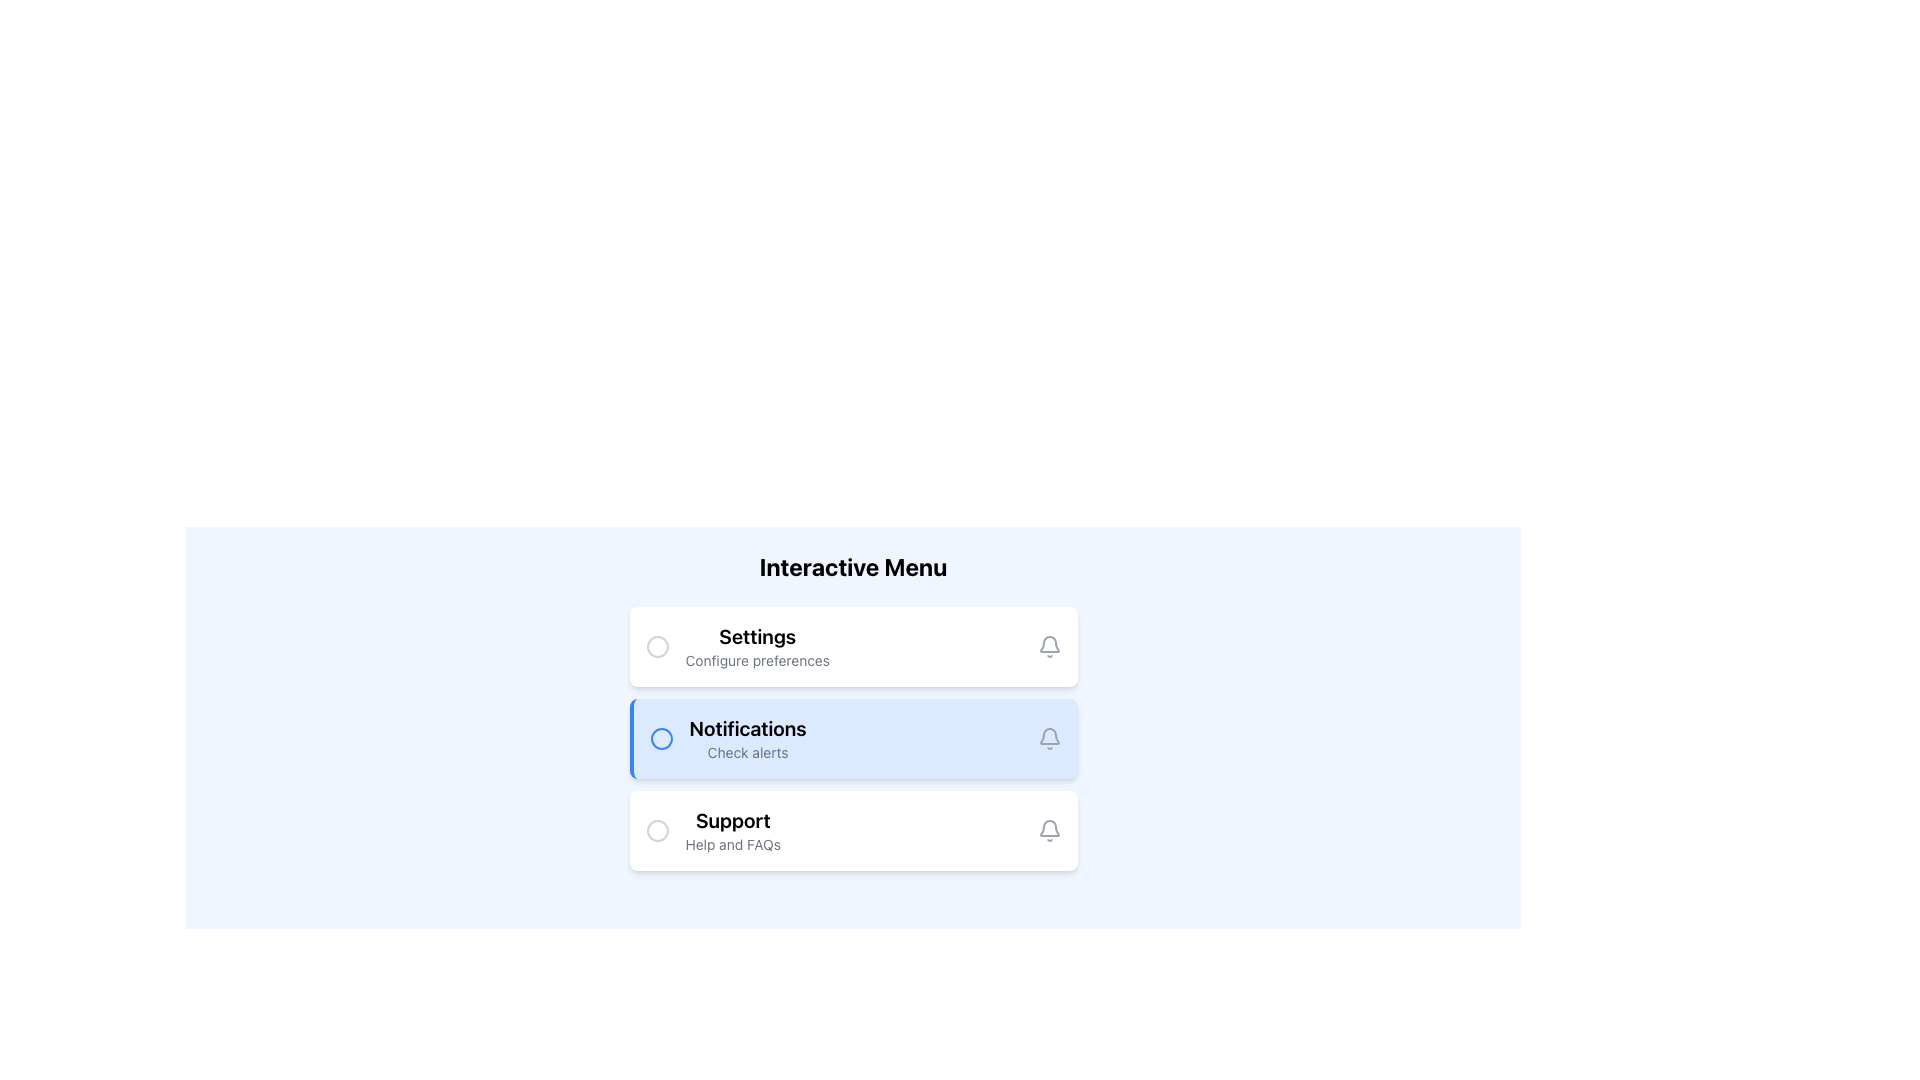 The height and width of the screenshot is (1080, 1920). Describe the element at coordinates (853, 647) in the screenshot. I see `the settings menu card, which is the first item in the vertical list located below the title 'Interactive Menu'` at that location.